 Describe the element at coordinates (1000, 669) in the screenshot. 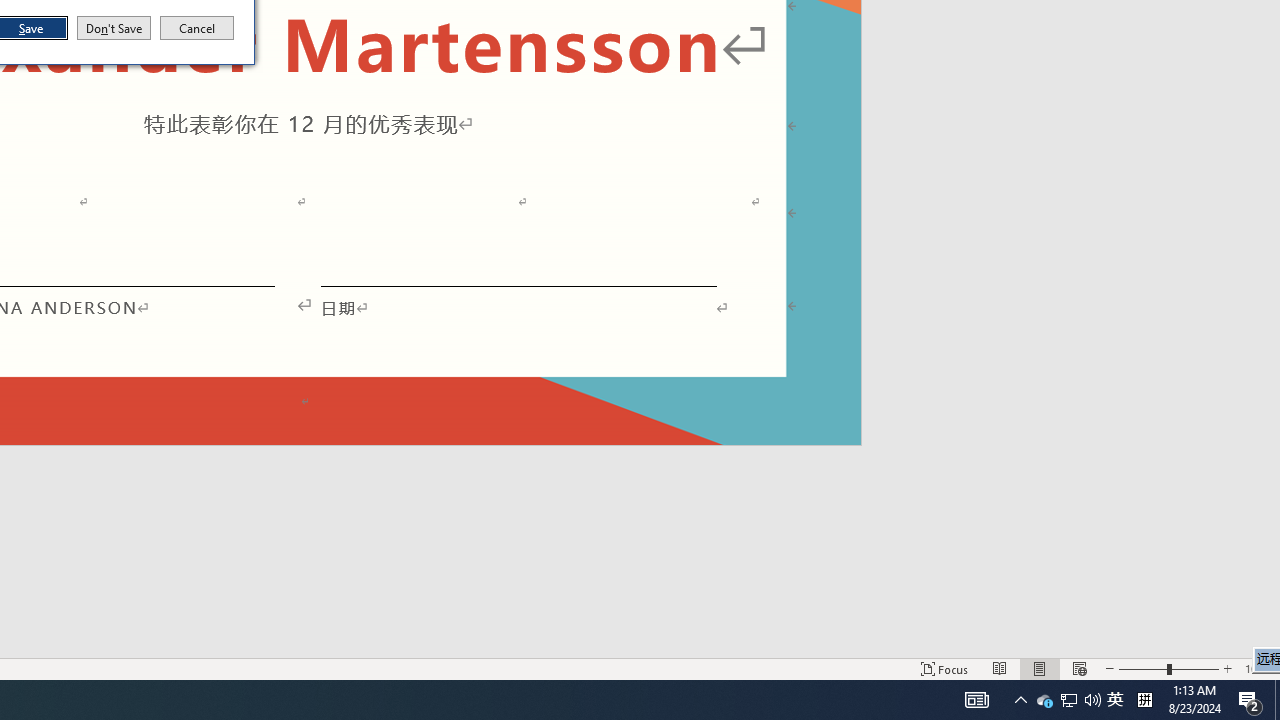

I see `'Read Mode'` at that location.